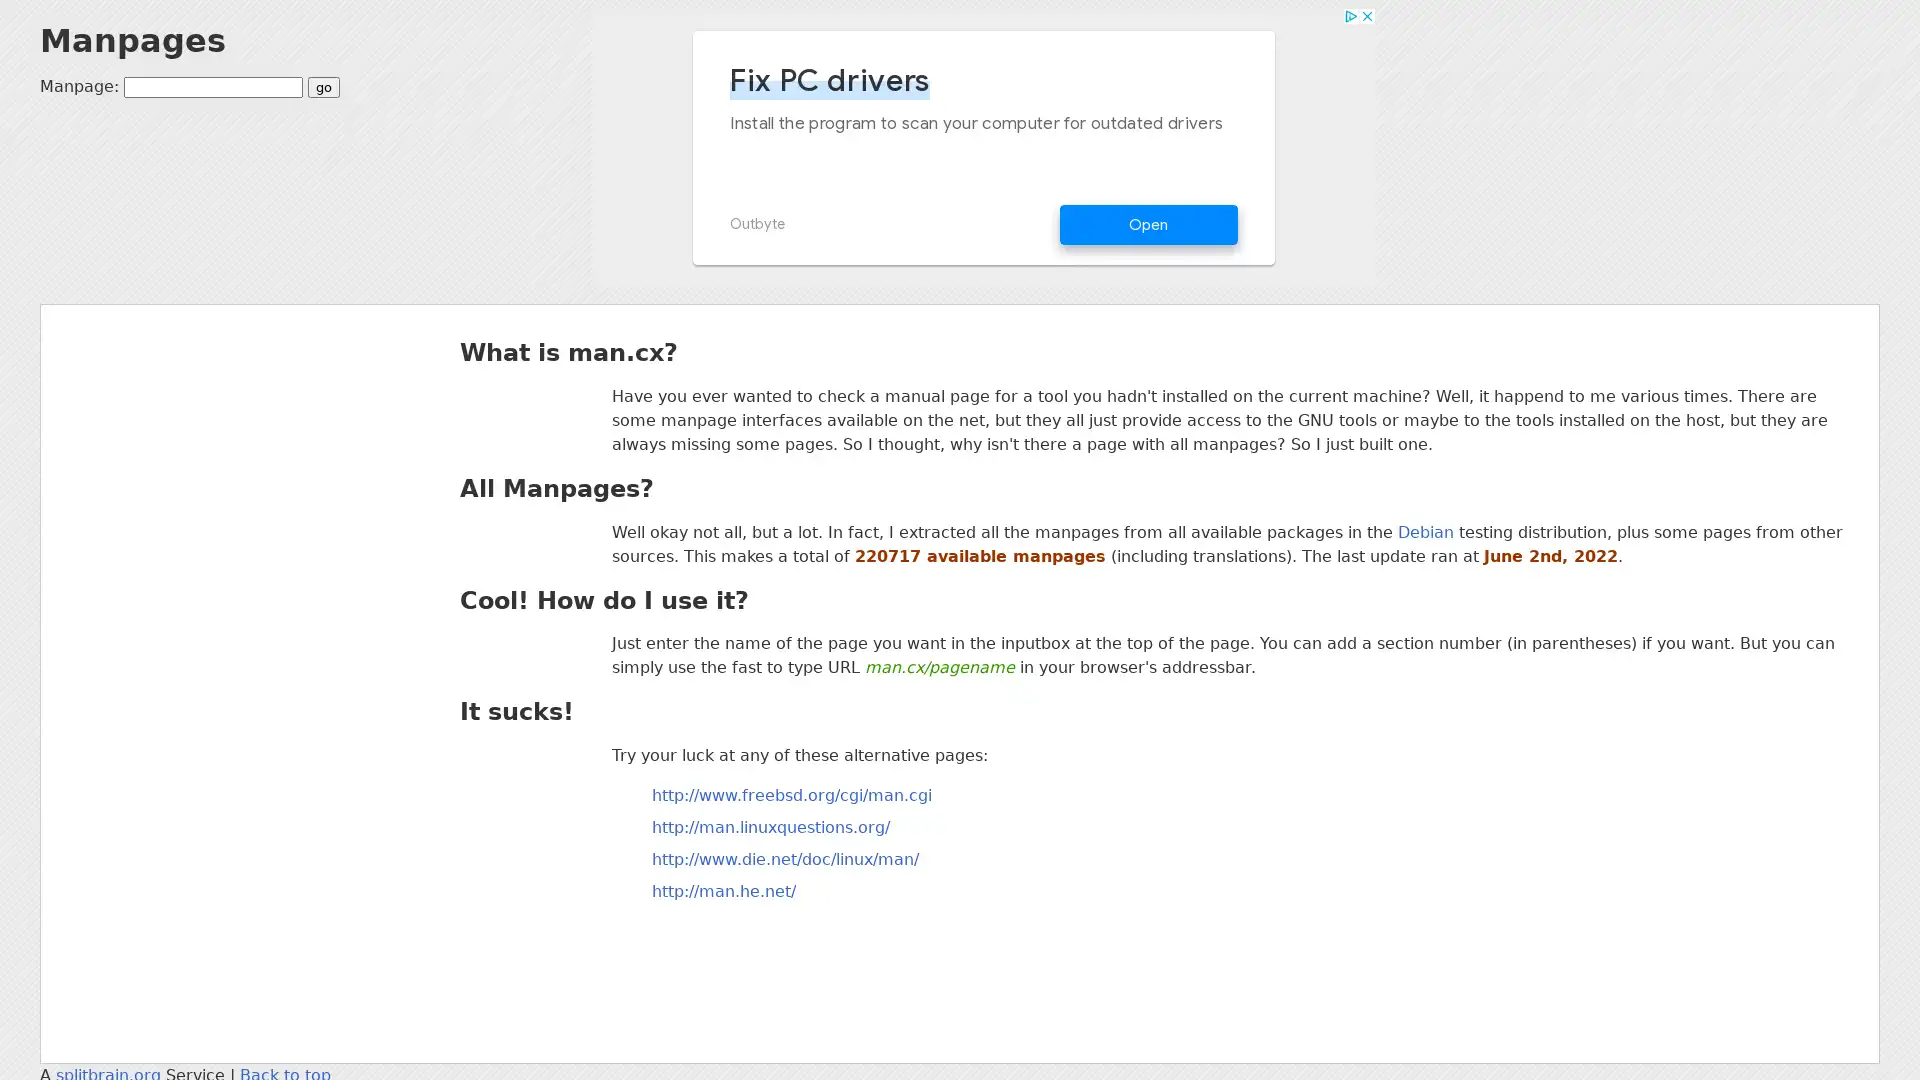 The height and width of the screenshot is (1080, 1920). What do you see at coordinates (324, 85) in the screenshot?
I see `go` at bounding box center [324, 85].